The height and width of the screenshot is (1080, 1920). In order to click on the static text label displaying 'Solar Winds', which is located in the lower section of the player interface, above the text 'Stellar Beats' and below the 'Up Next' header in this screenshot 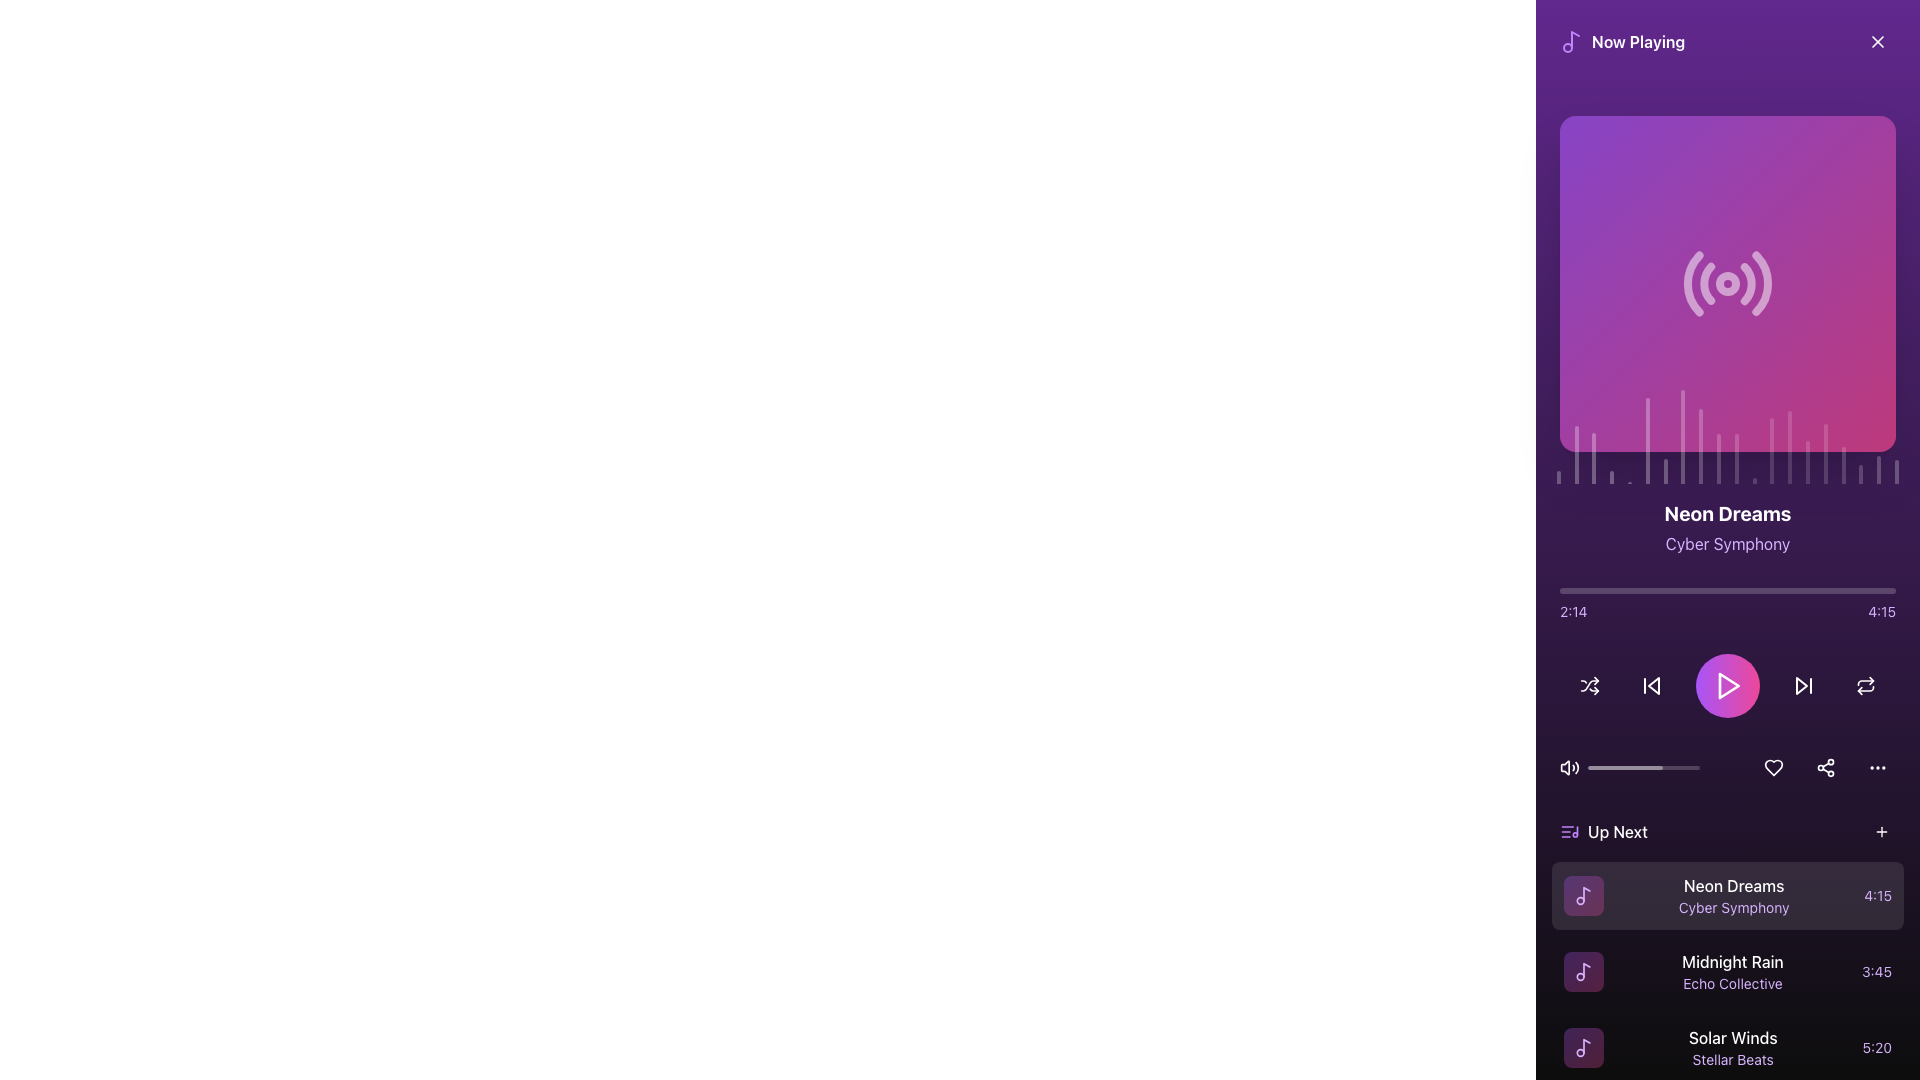, I will do `click(1732, 1036)`.